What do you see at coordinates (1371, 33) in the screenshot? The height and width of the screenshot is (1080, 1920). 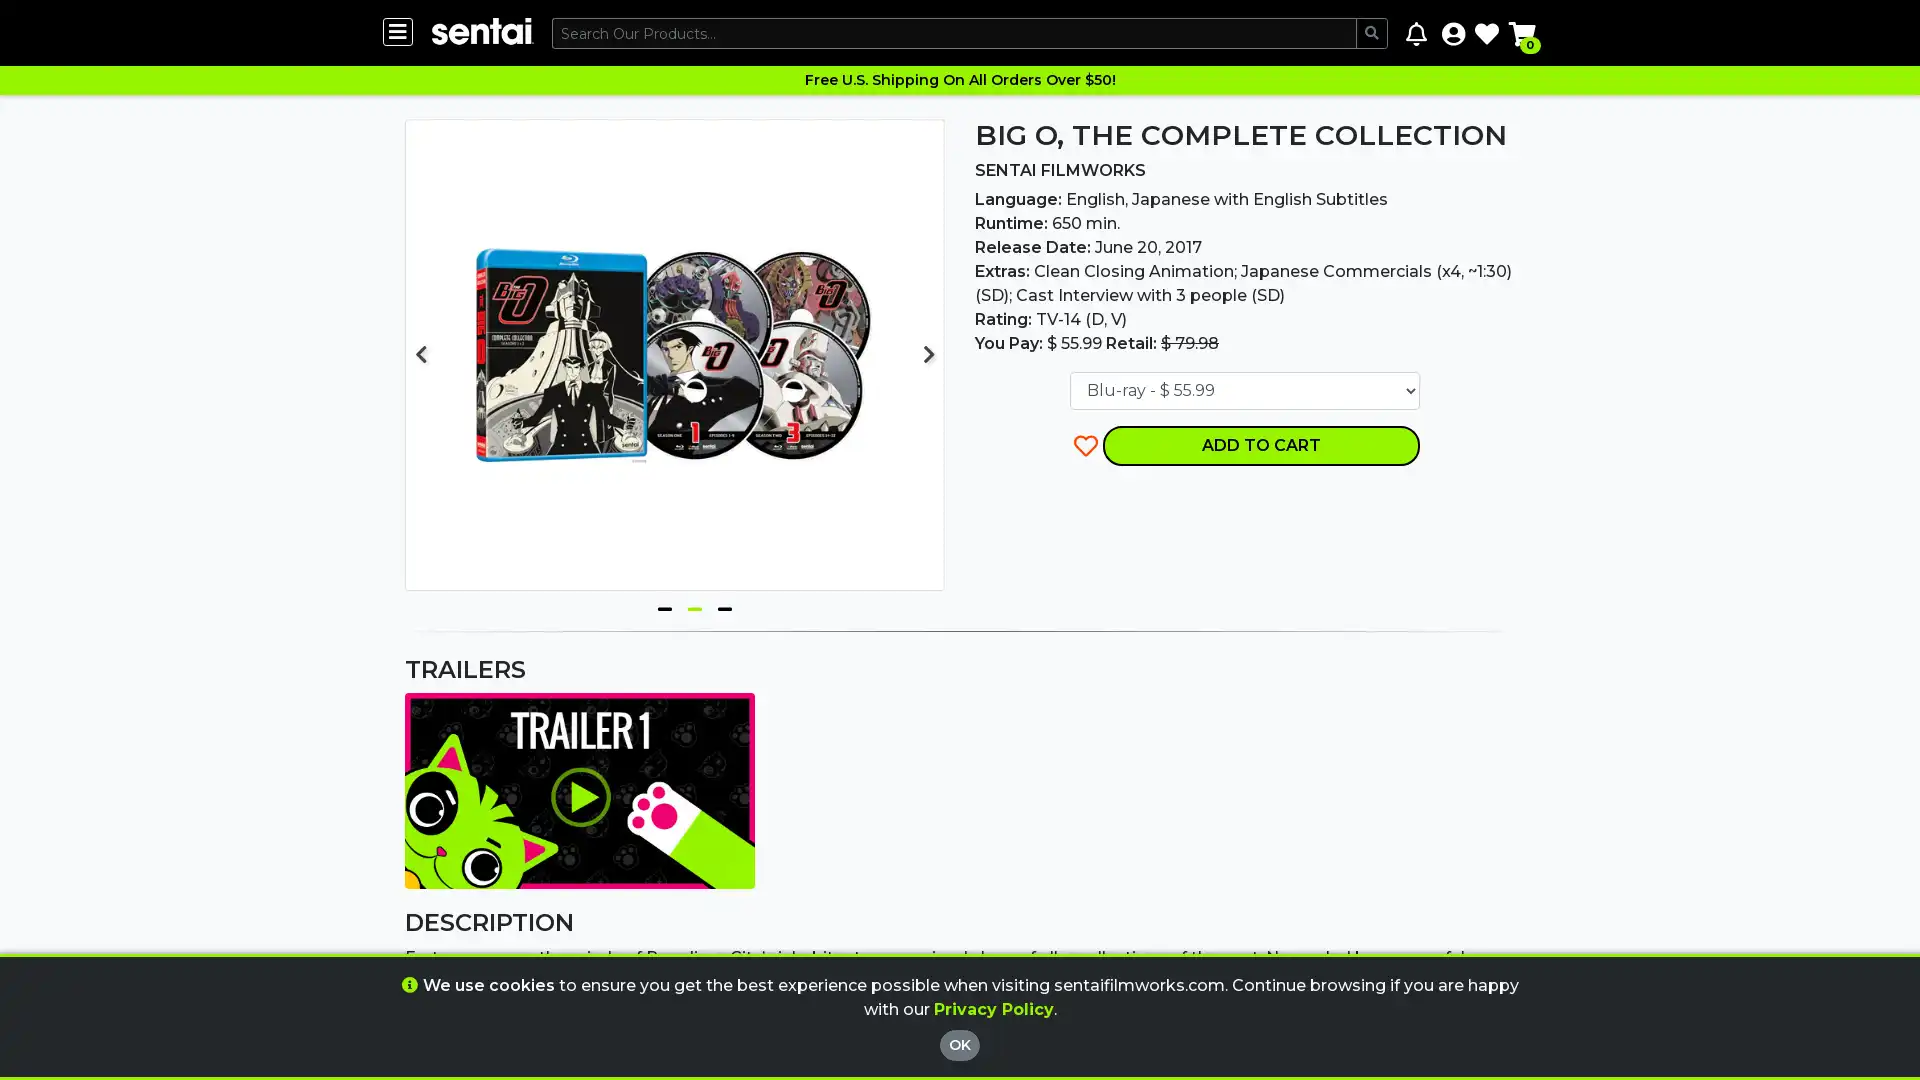 I see `Search Button` at bounding box center [1371, 33].